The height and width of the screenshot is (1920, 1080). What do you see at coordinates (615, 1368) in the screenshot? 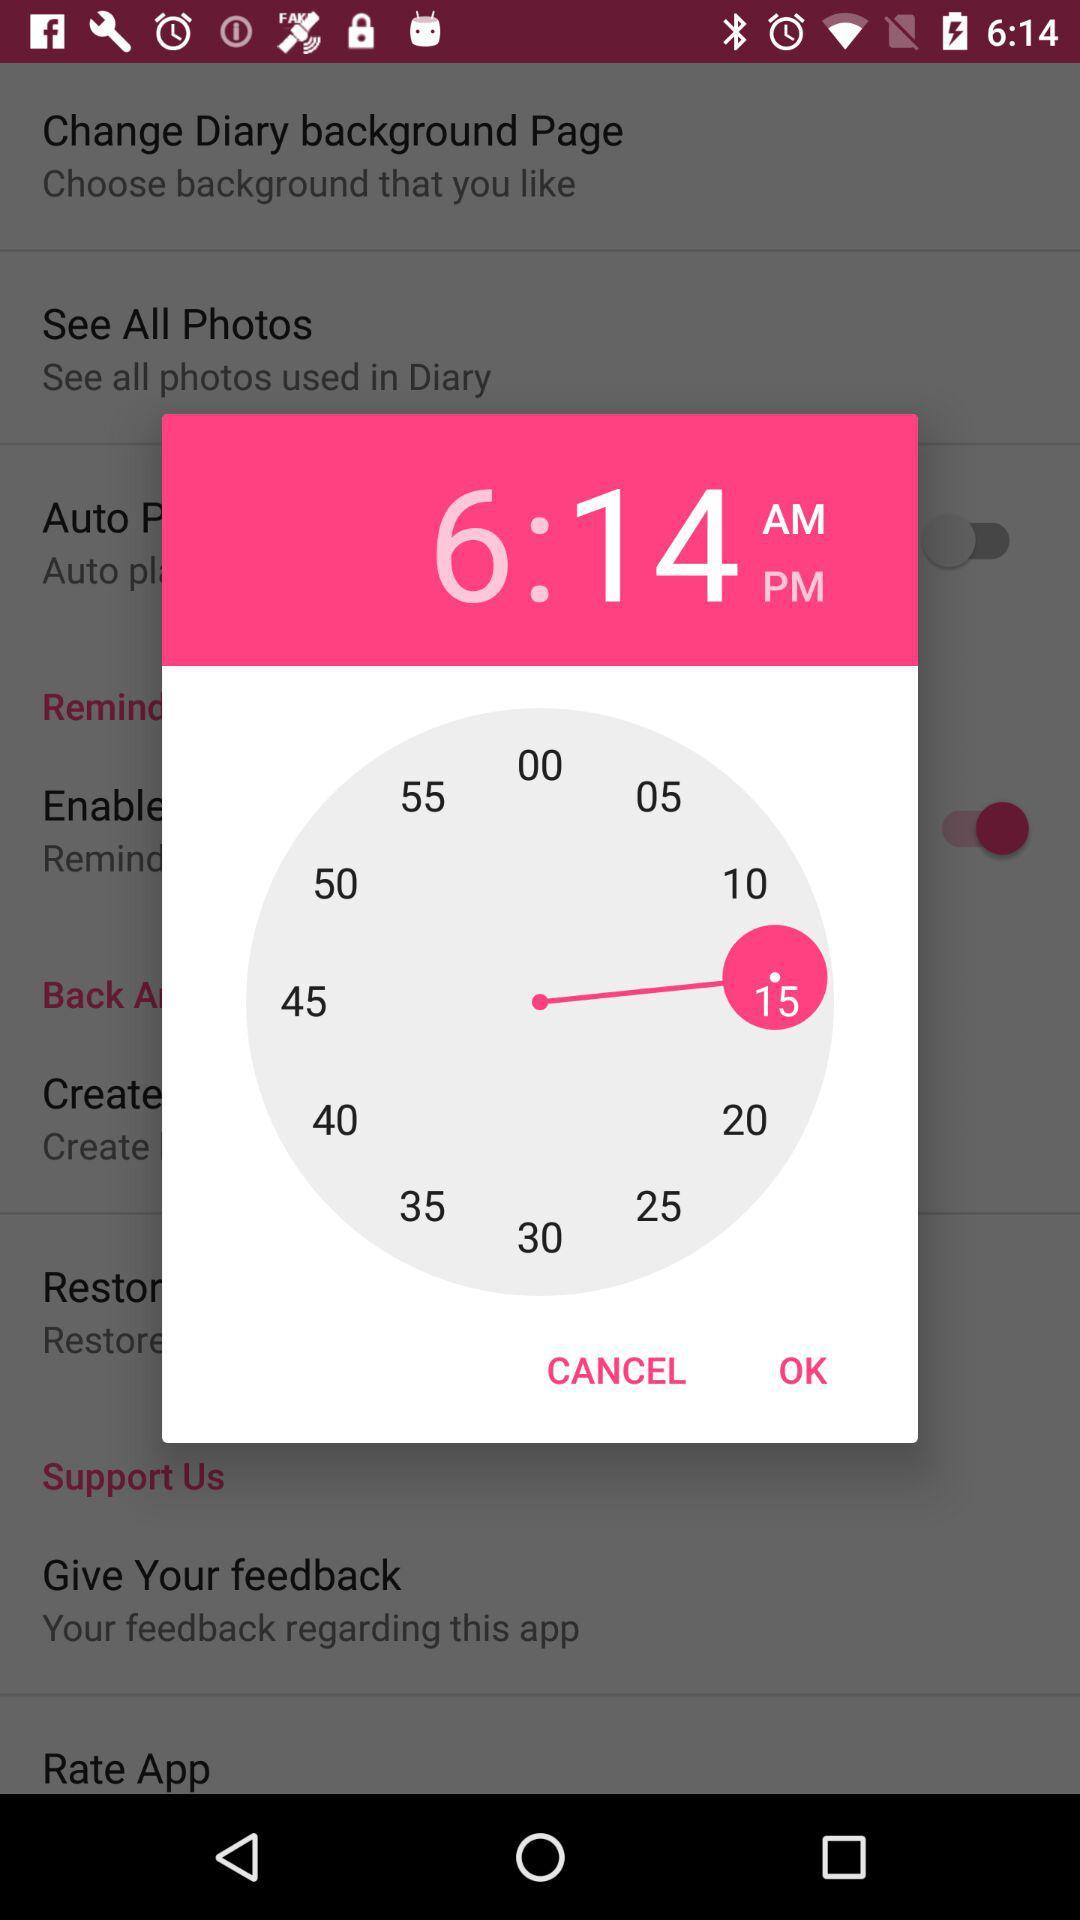
I see `the cancel item` at bounding box center [615, 1368].